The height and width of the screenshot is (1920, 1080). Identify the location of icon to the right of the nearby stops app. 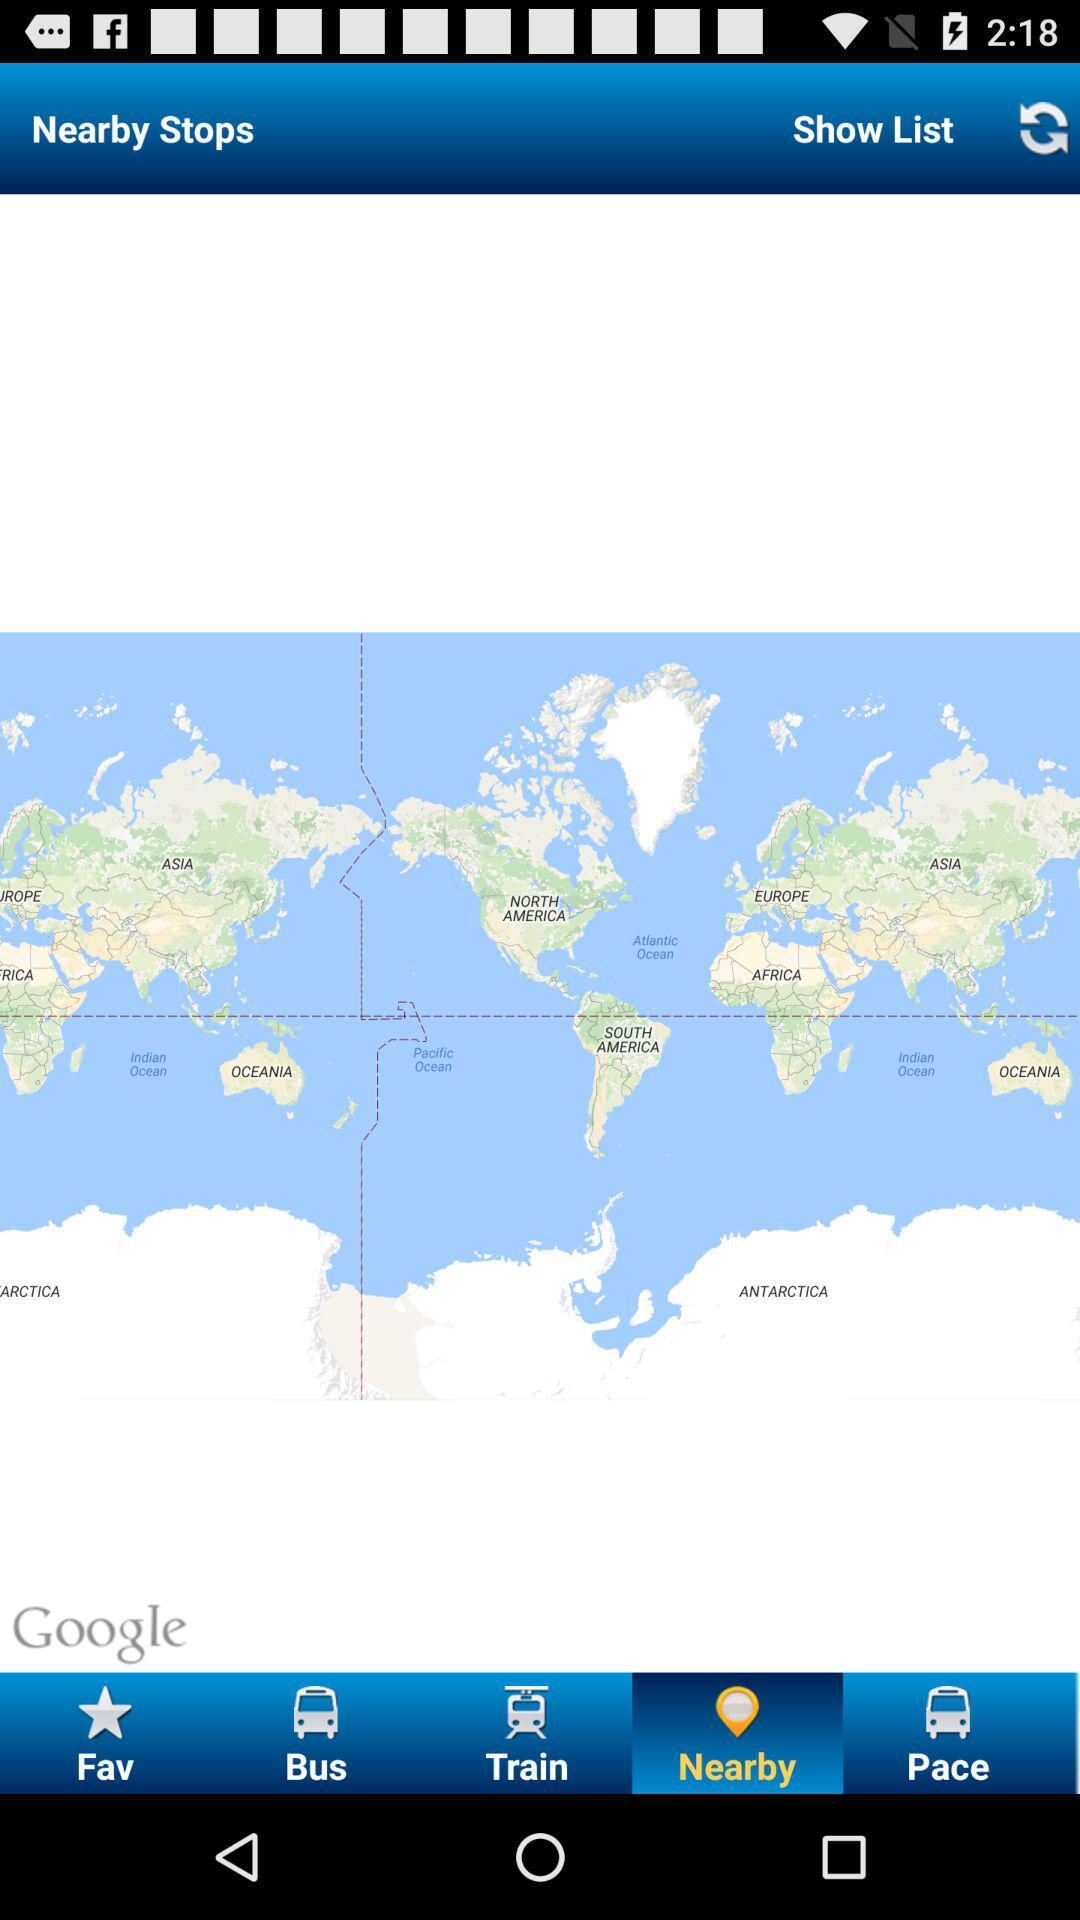
(872, 127).